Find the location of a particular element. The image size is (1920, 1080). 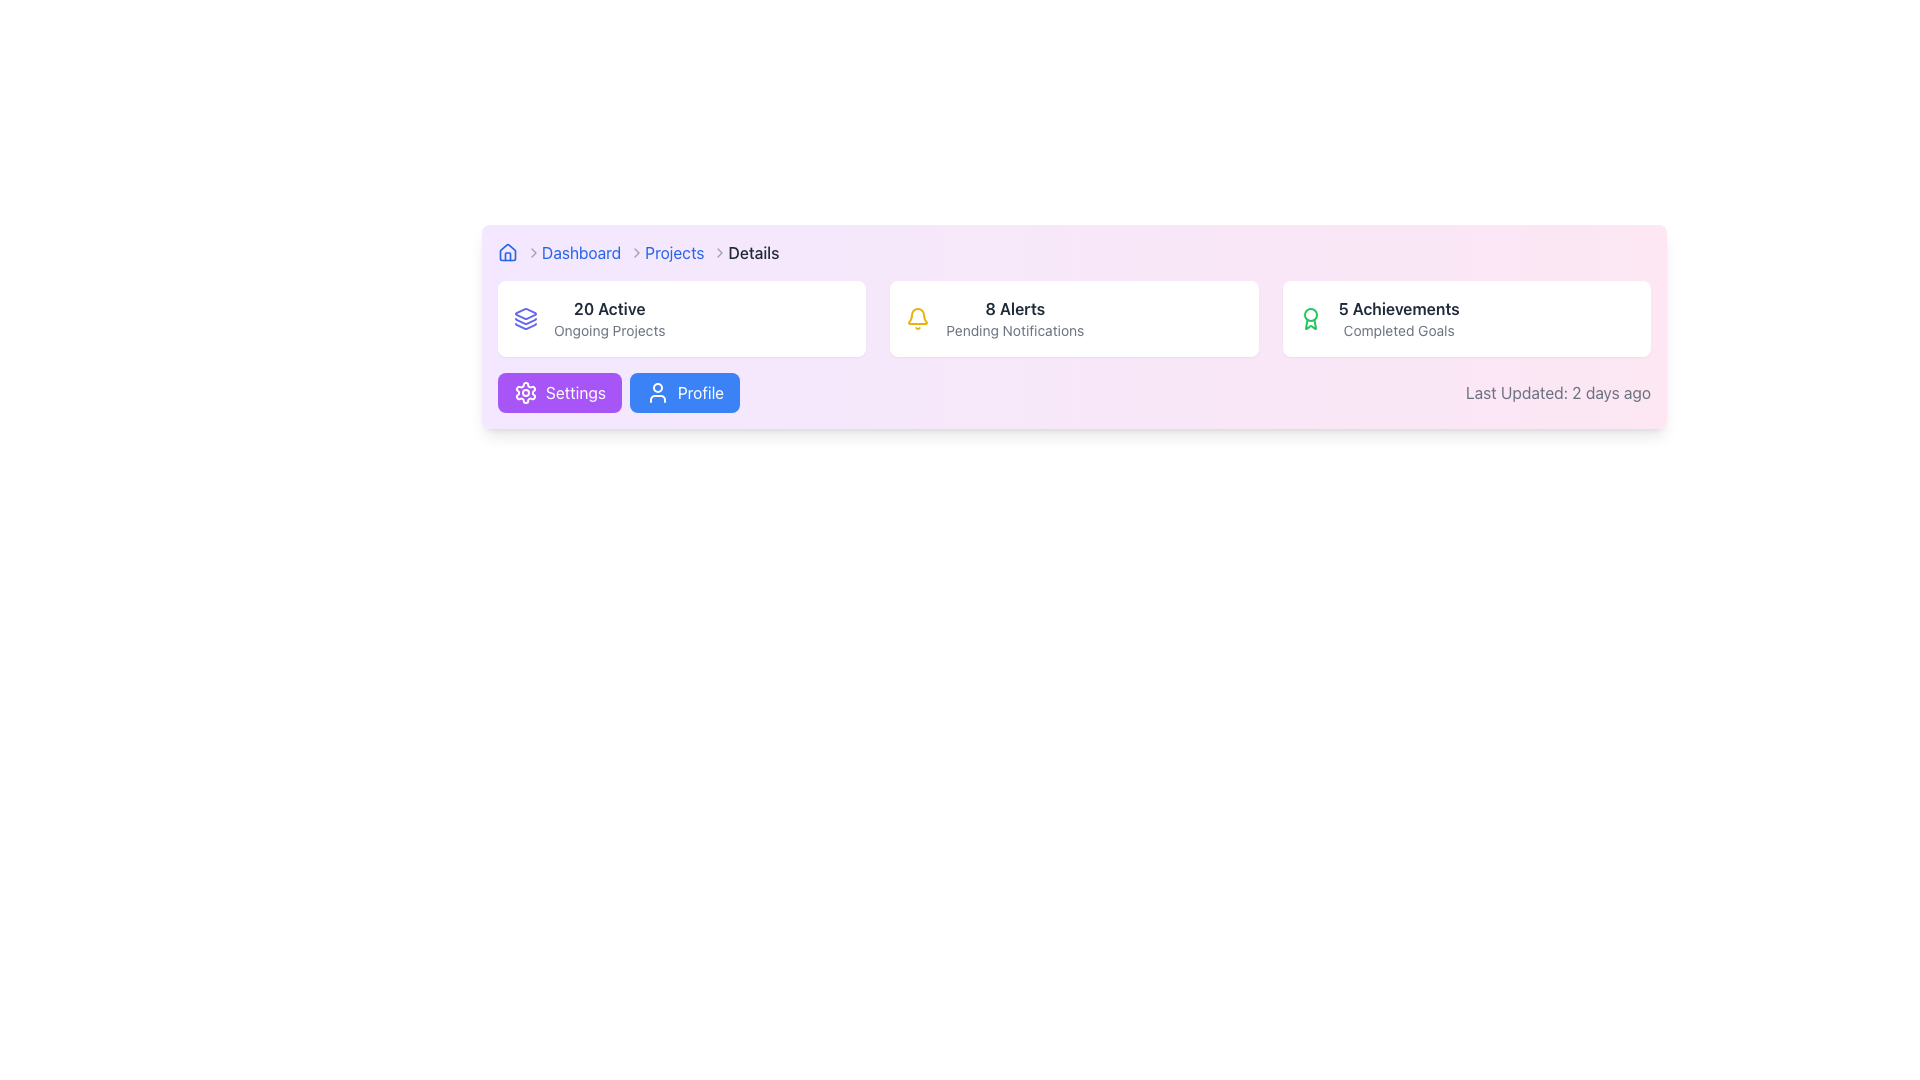

the settings icon represented by a cog or outer gear structure located at the top left corner of the interface is located at coordinates (526, 393).